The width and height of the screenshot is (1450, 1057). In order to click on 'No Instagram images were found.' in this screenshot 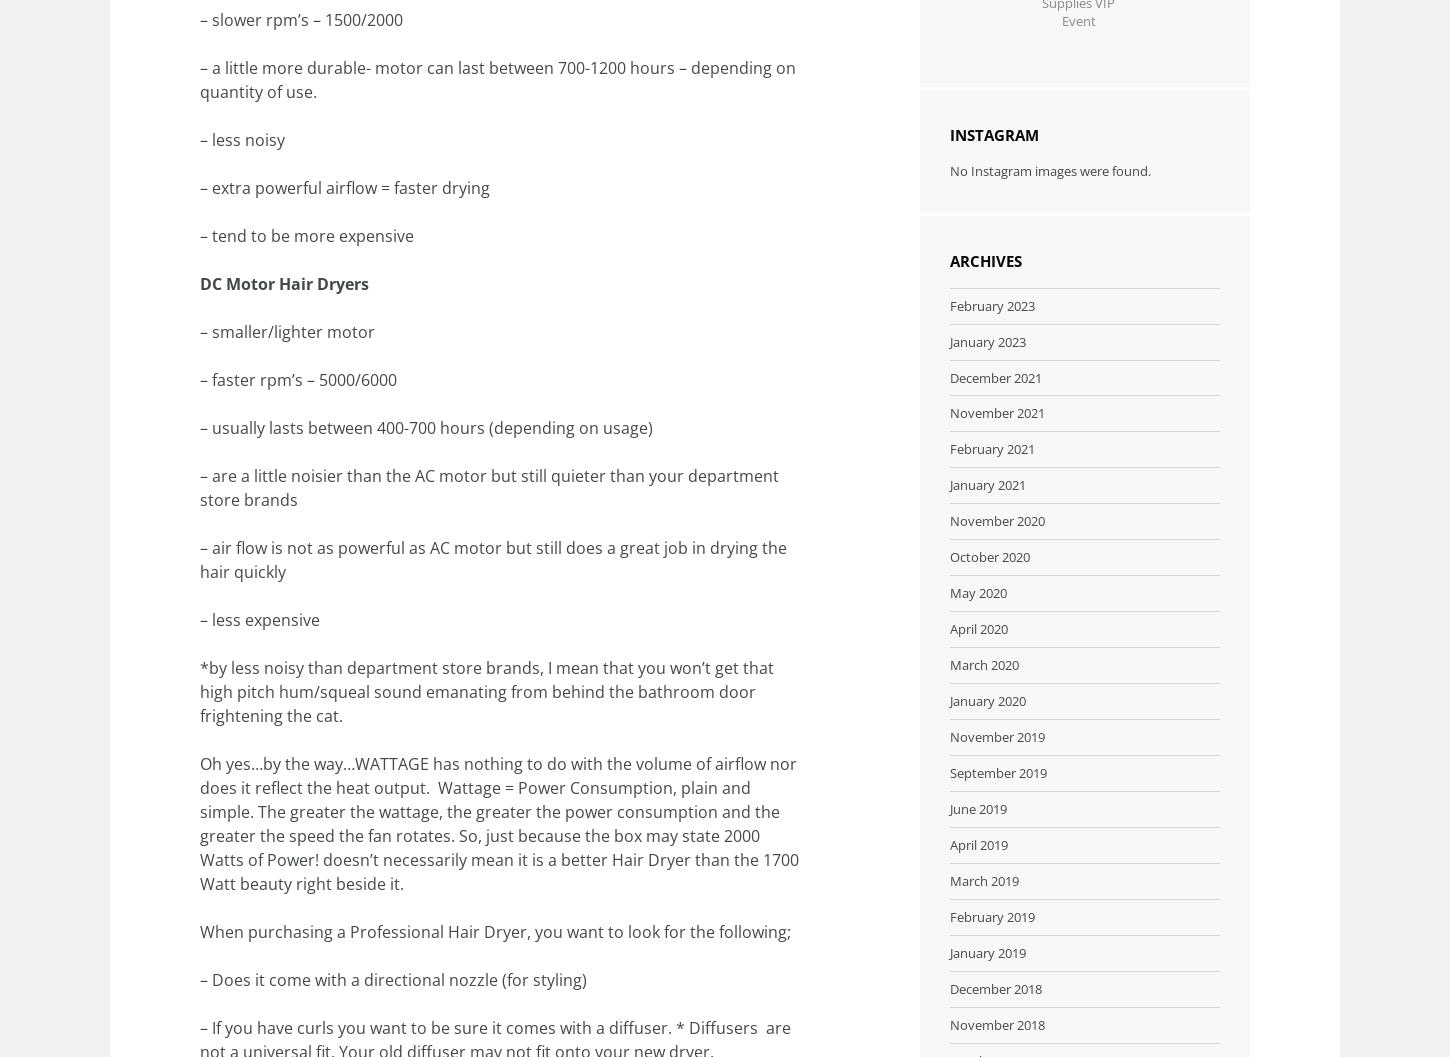, I will do `click(949, 169)`.